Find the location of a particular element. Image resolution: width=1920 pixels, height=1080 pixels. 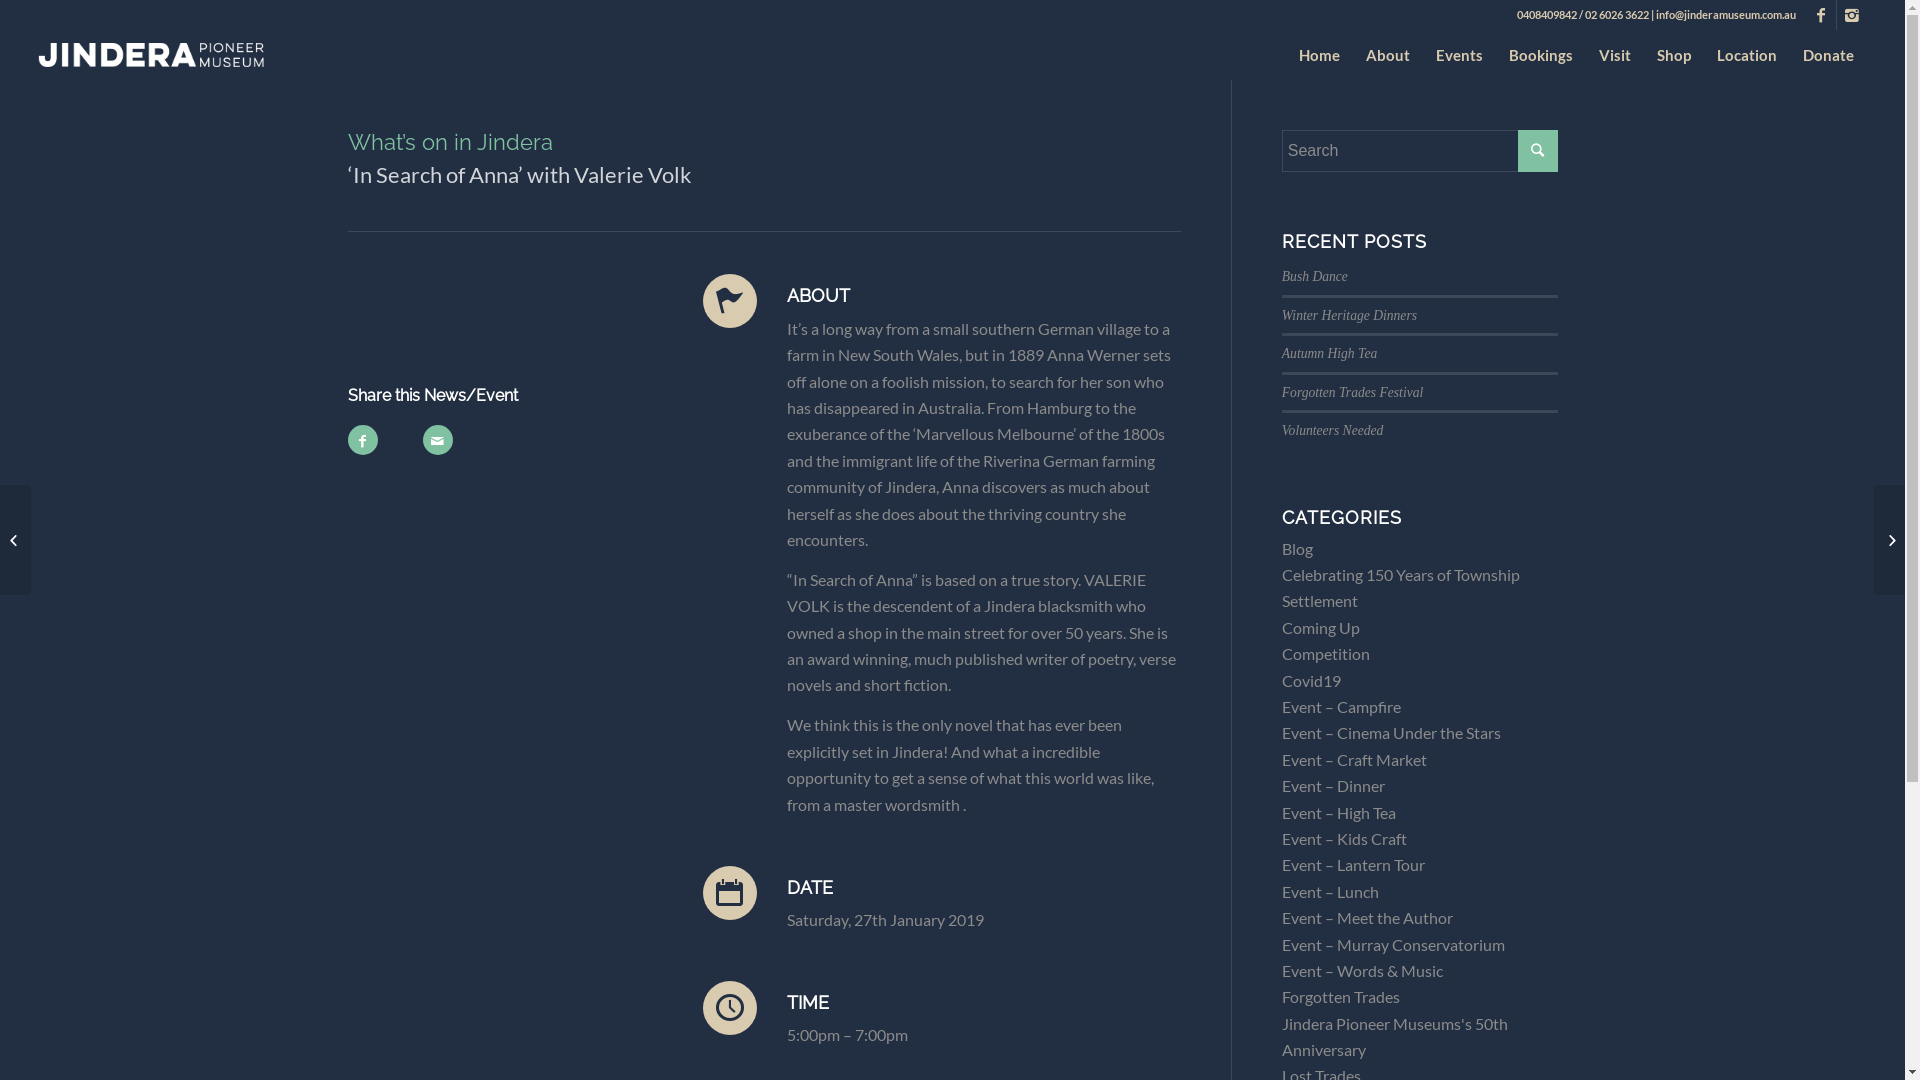

'Blog' is located at coordinates (1297, 548).